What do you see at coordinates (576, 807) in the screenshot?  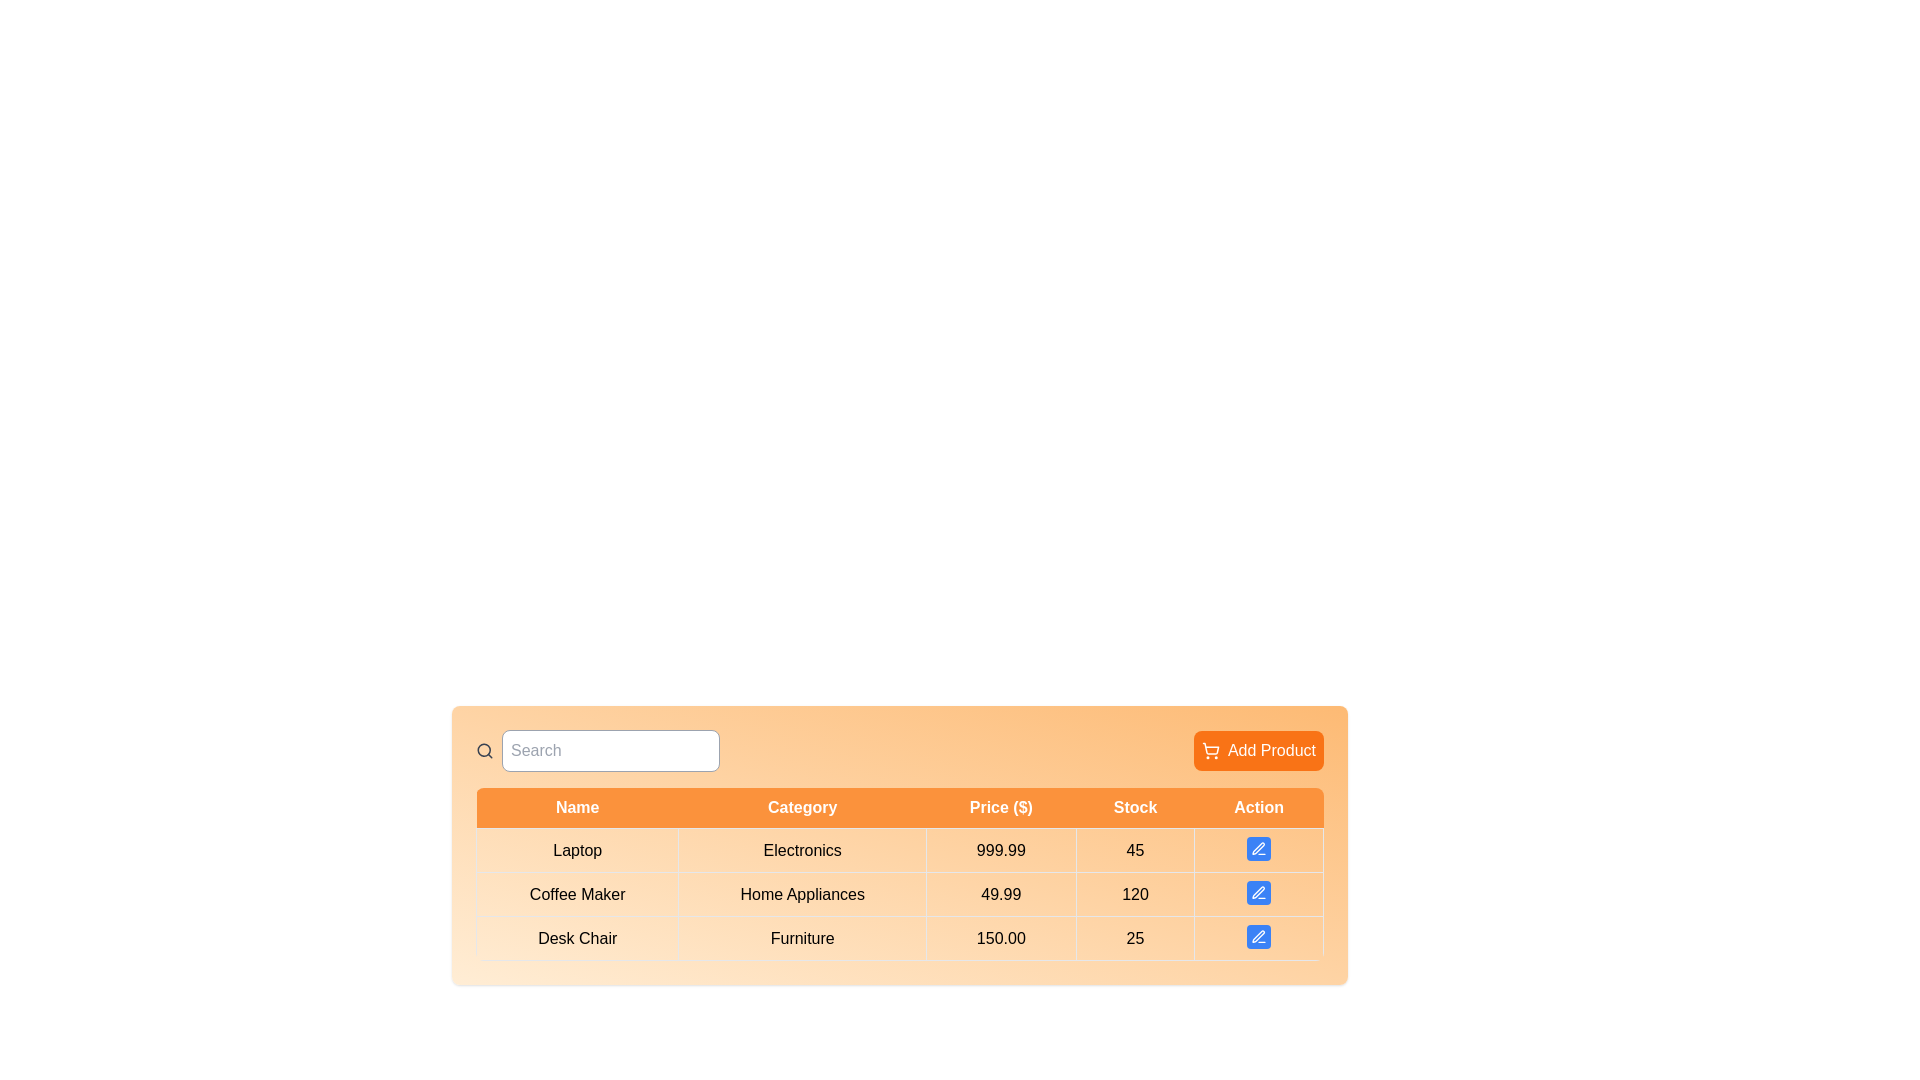 I see `the table header cell labeled 'Name', which is the first header in a row of five, displayed in bold white font on an orange background` at bounding box center [576, 807].